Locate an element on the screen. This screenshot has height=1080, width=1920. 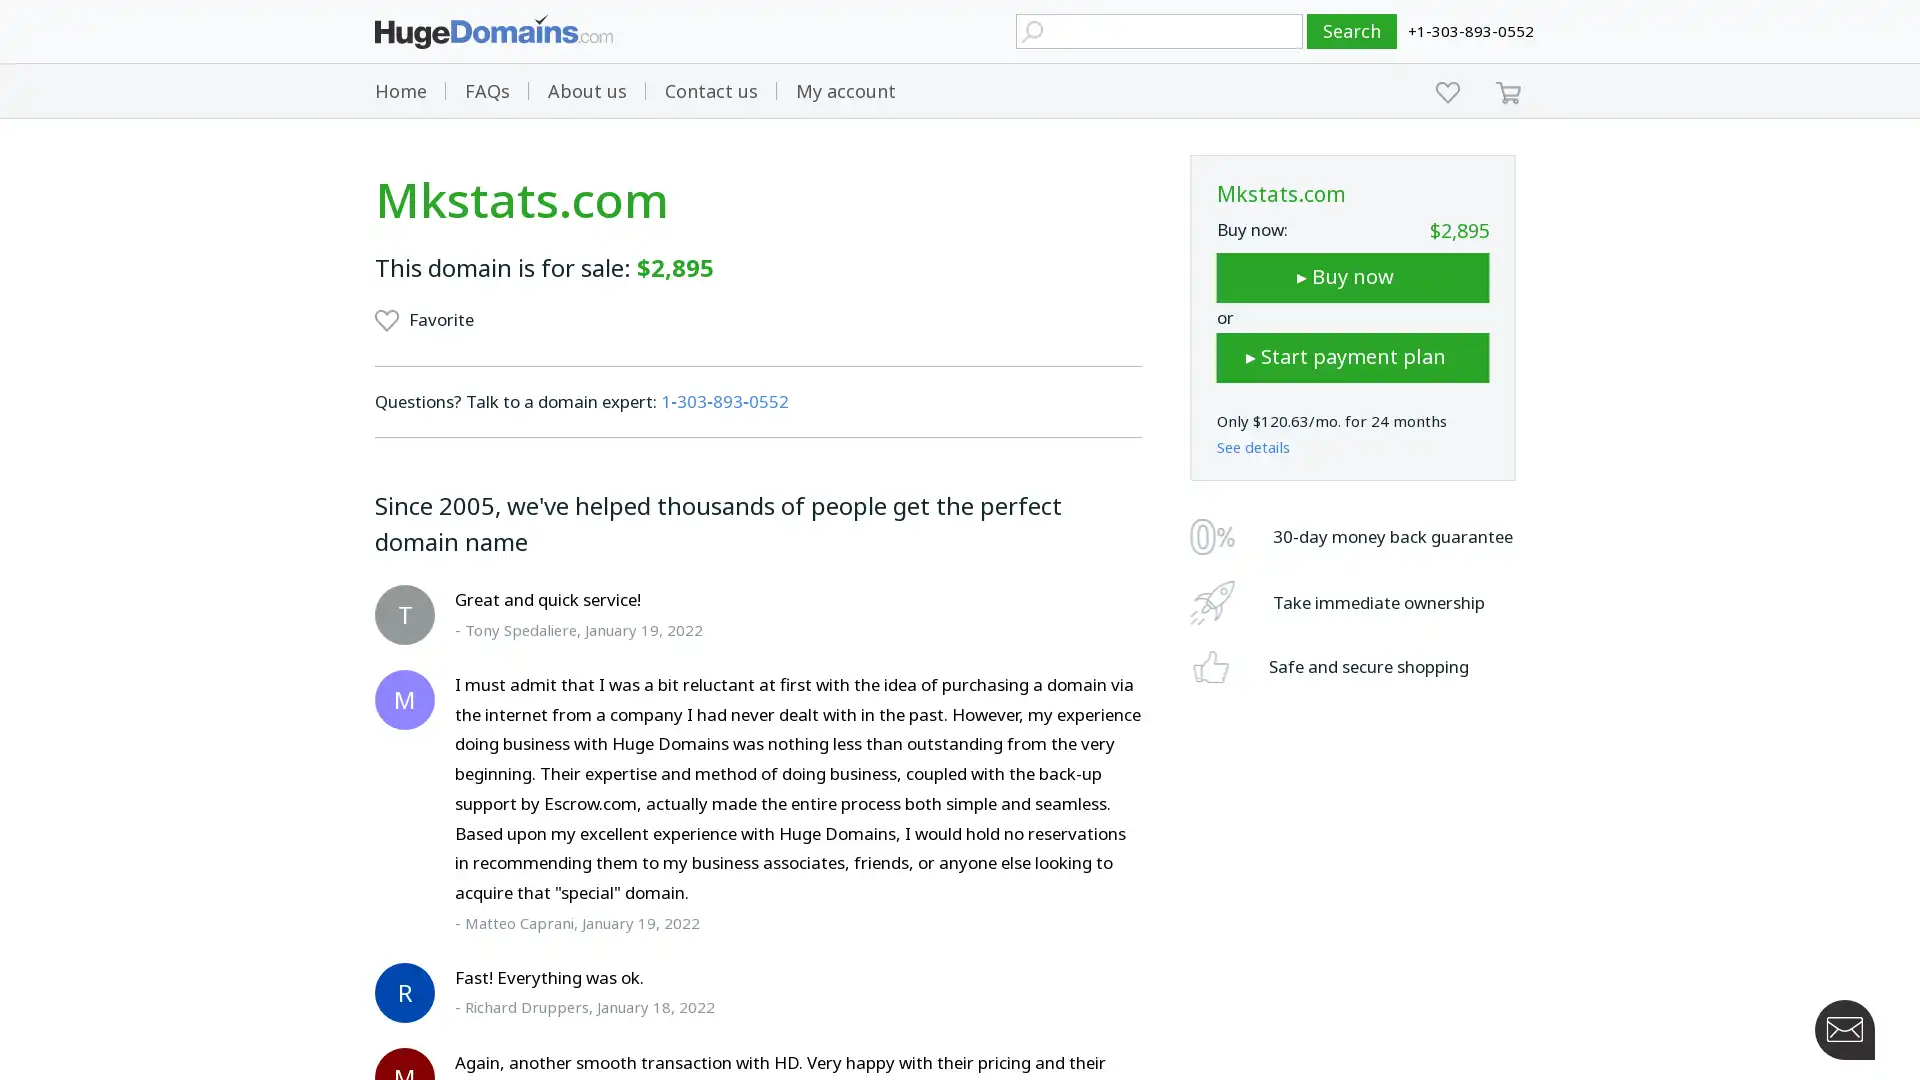
Search is located at coordinates (1352, 31).